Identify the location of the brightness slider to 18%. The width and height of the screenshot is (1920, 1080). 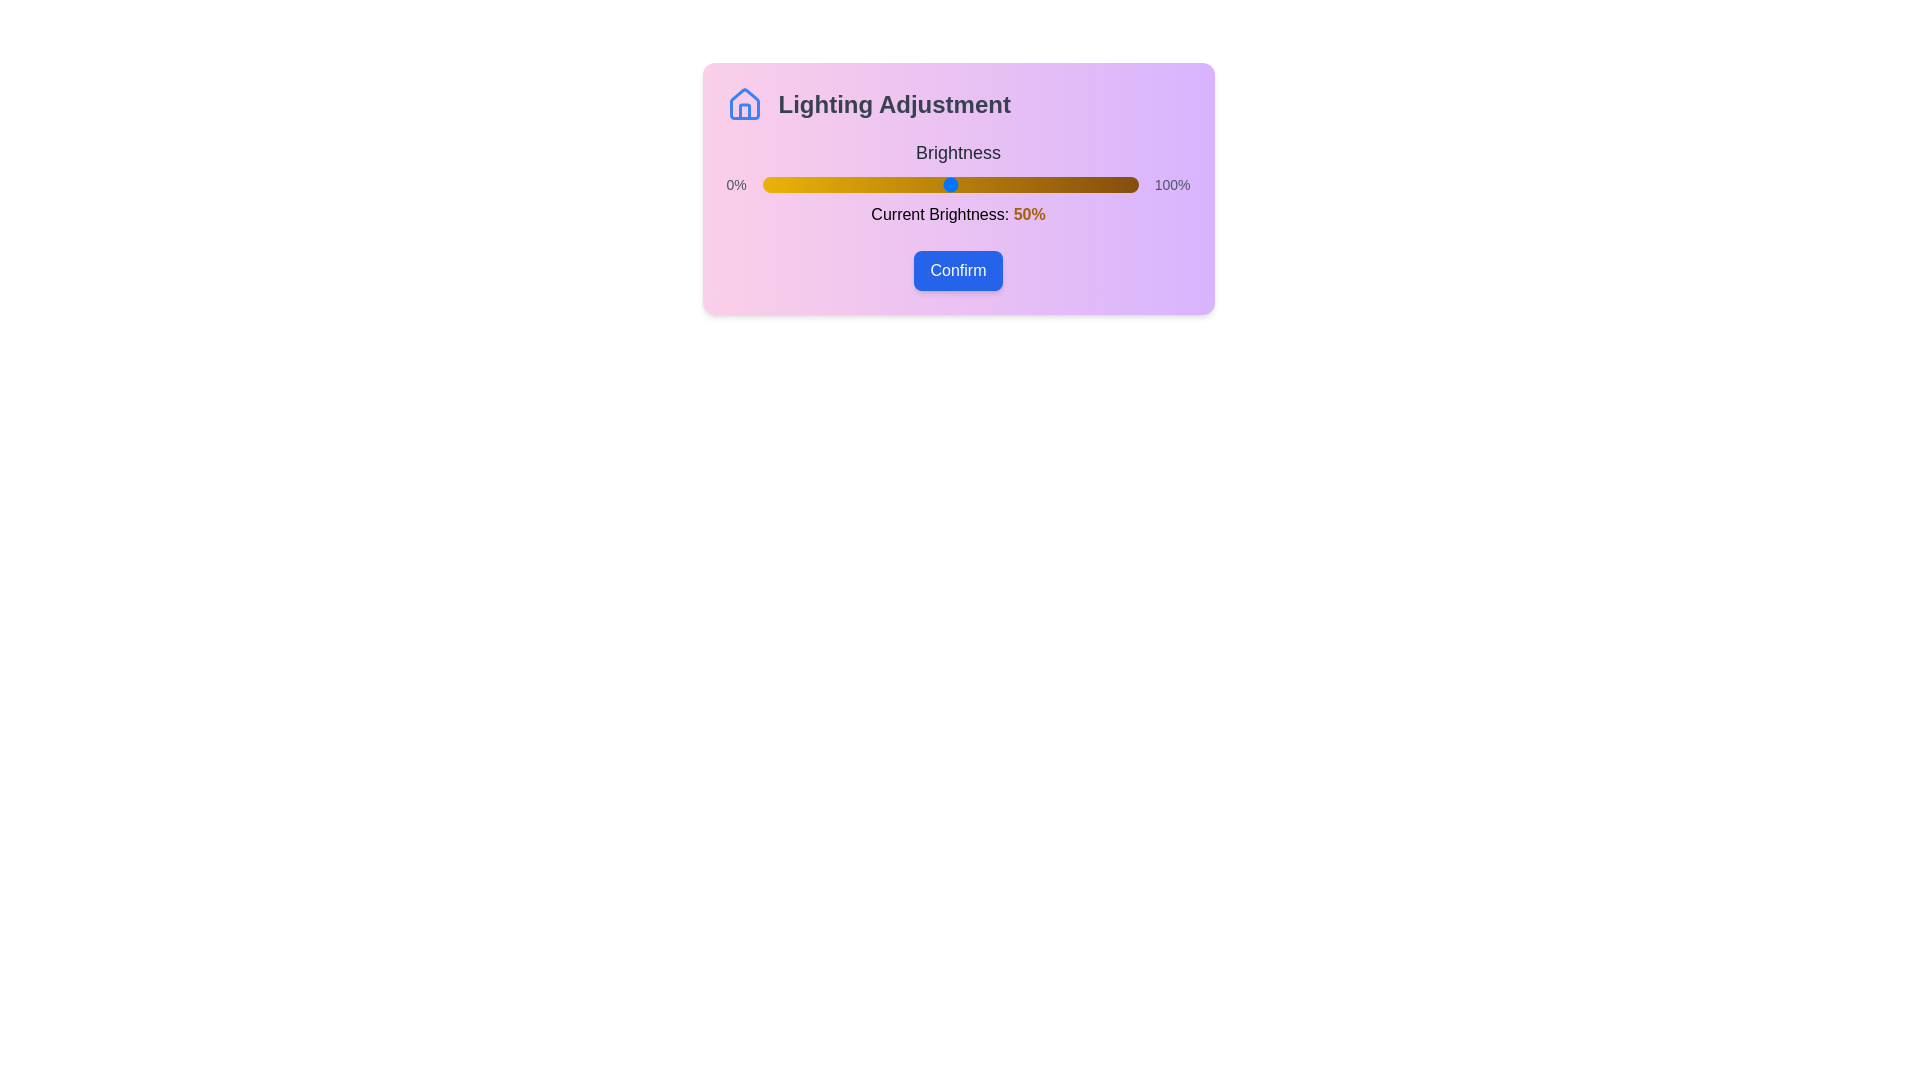
(830, 185).